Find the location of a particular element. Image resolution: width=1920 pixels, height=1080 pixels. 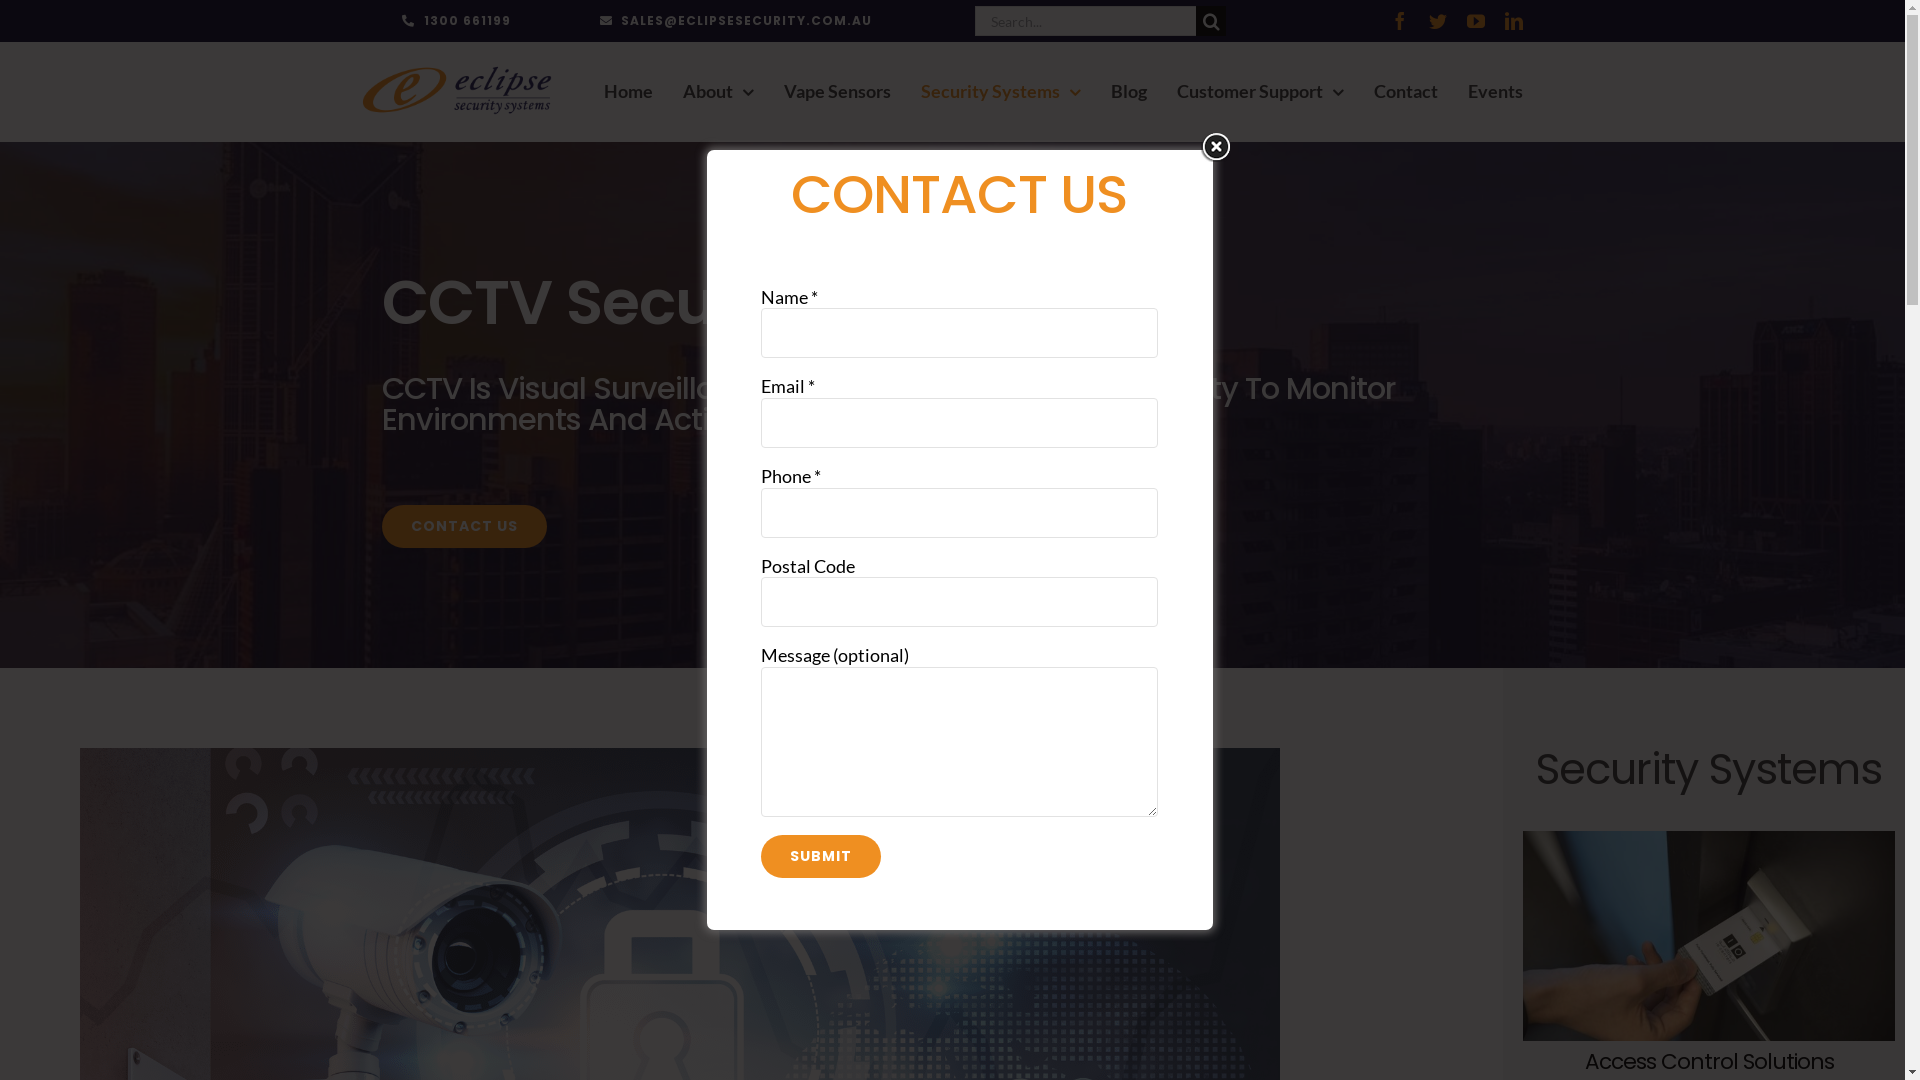

'Close' is located at coordinates (1214, 145).